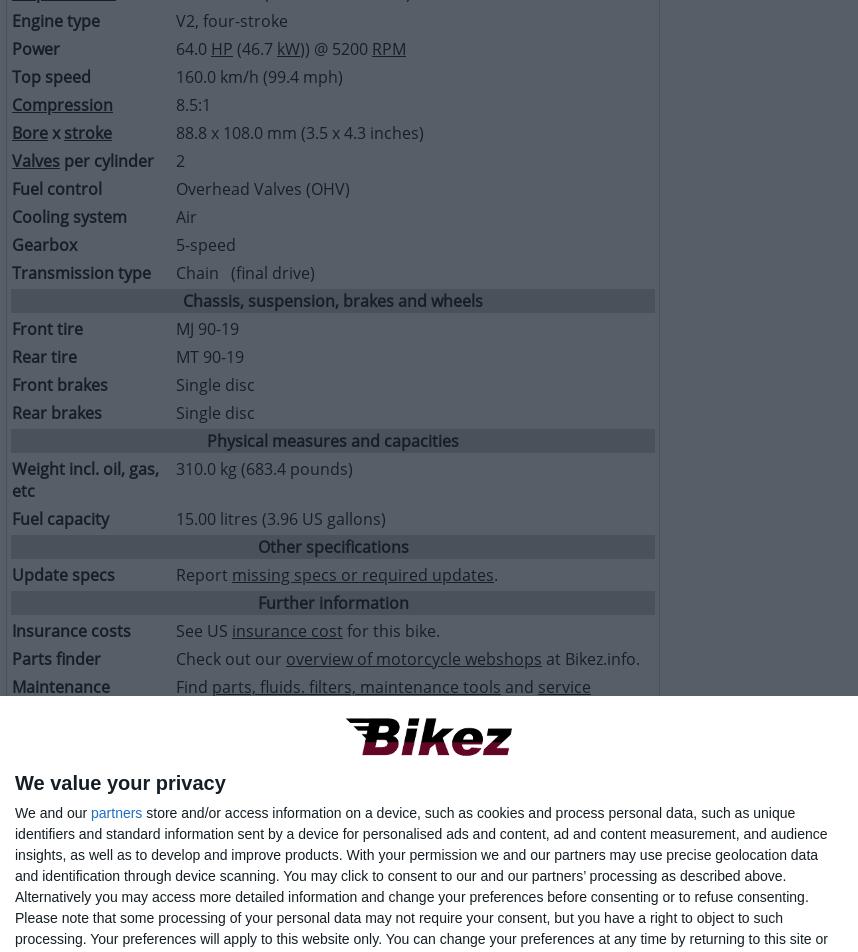 Image resolution: width=858 pixels, height=952 pixels. What do you see at coordinates (12, 329) in the screenshot?
I see `'Front tire'` at bounding box center [12, 329].